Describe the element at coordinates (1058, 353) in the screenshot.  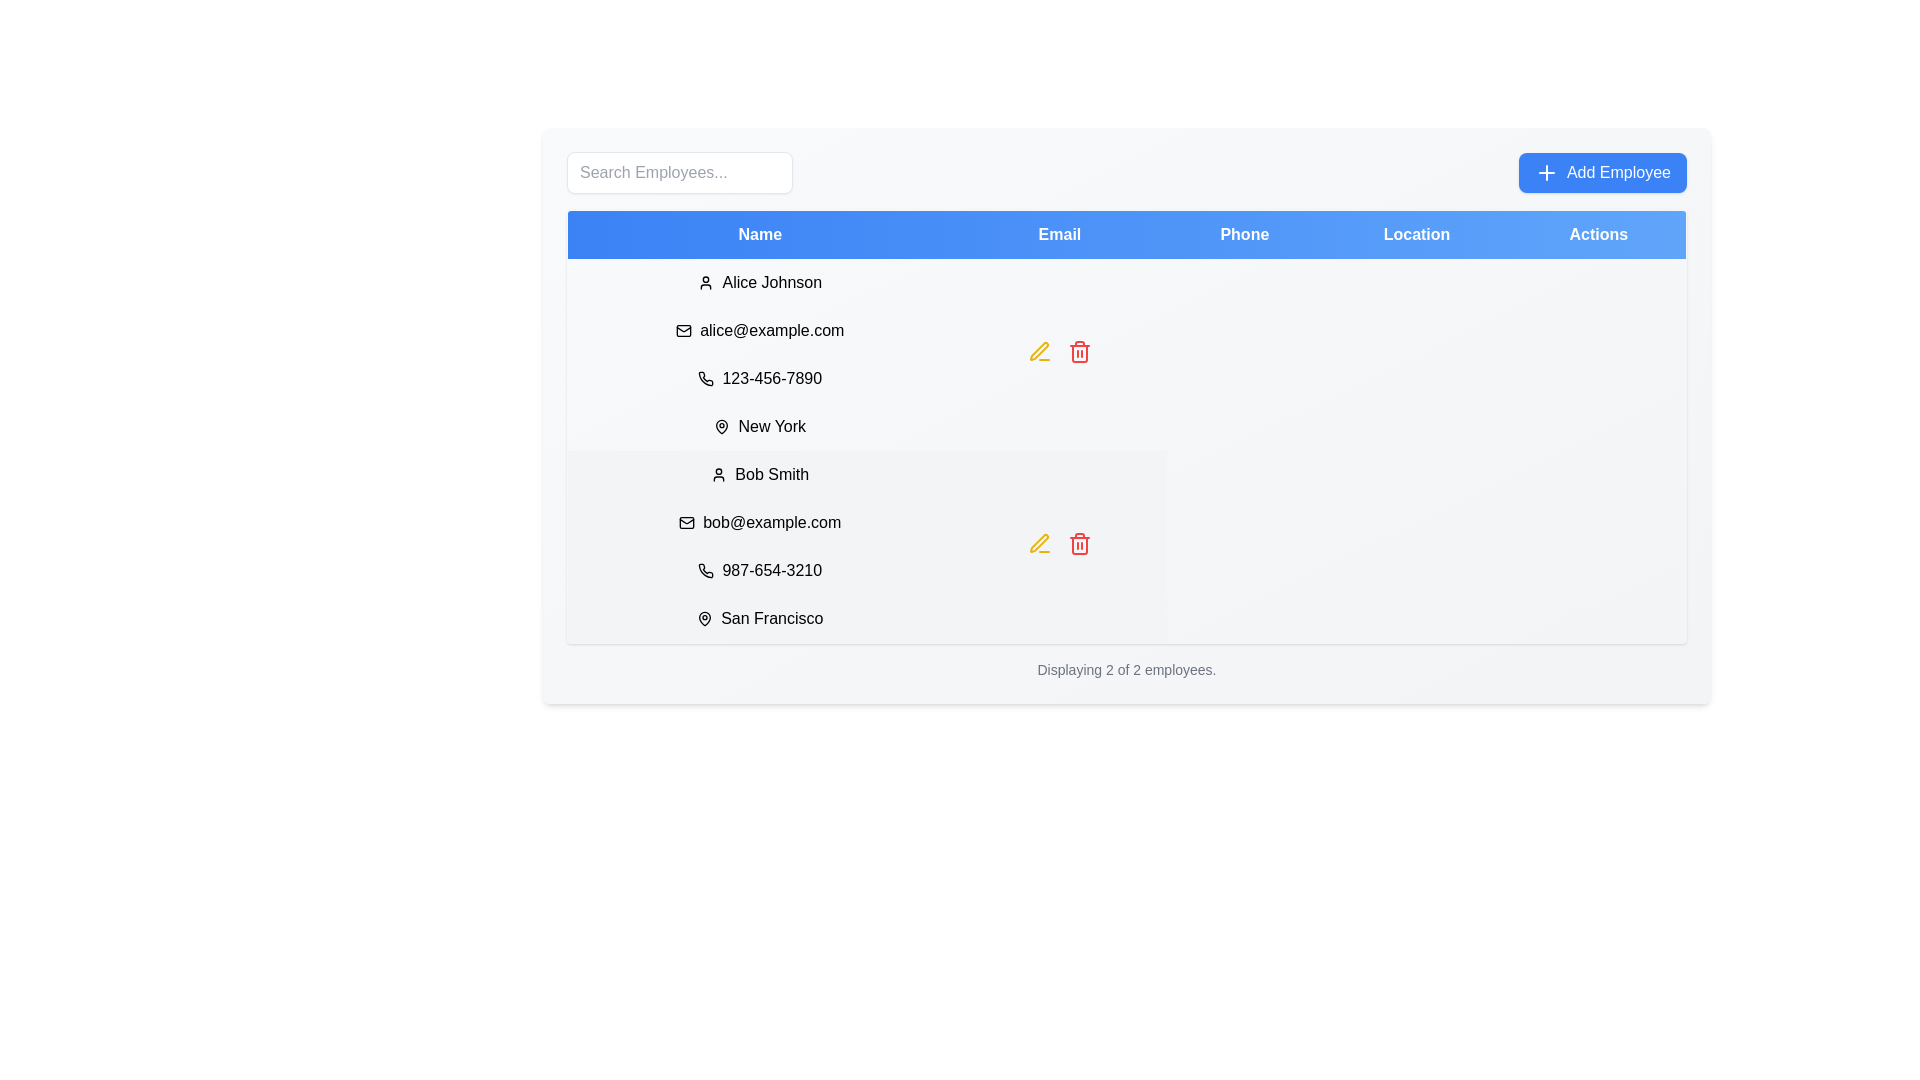
I see `the yellow pencil icon in the Action control panel for the entry of 'Alice Johnson'` at that location.